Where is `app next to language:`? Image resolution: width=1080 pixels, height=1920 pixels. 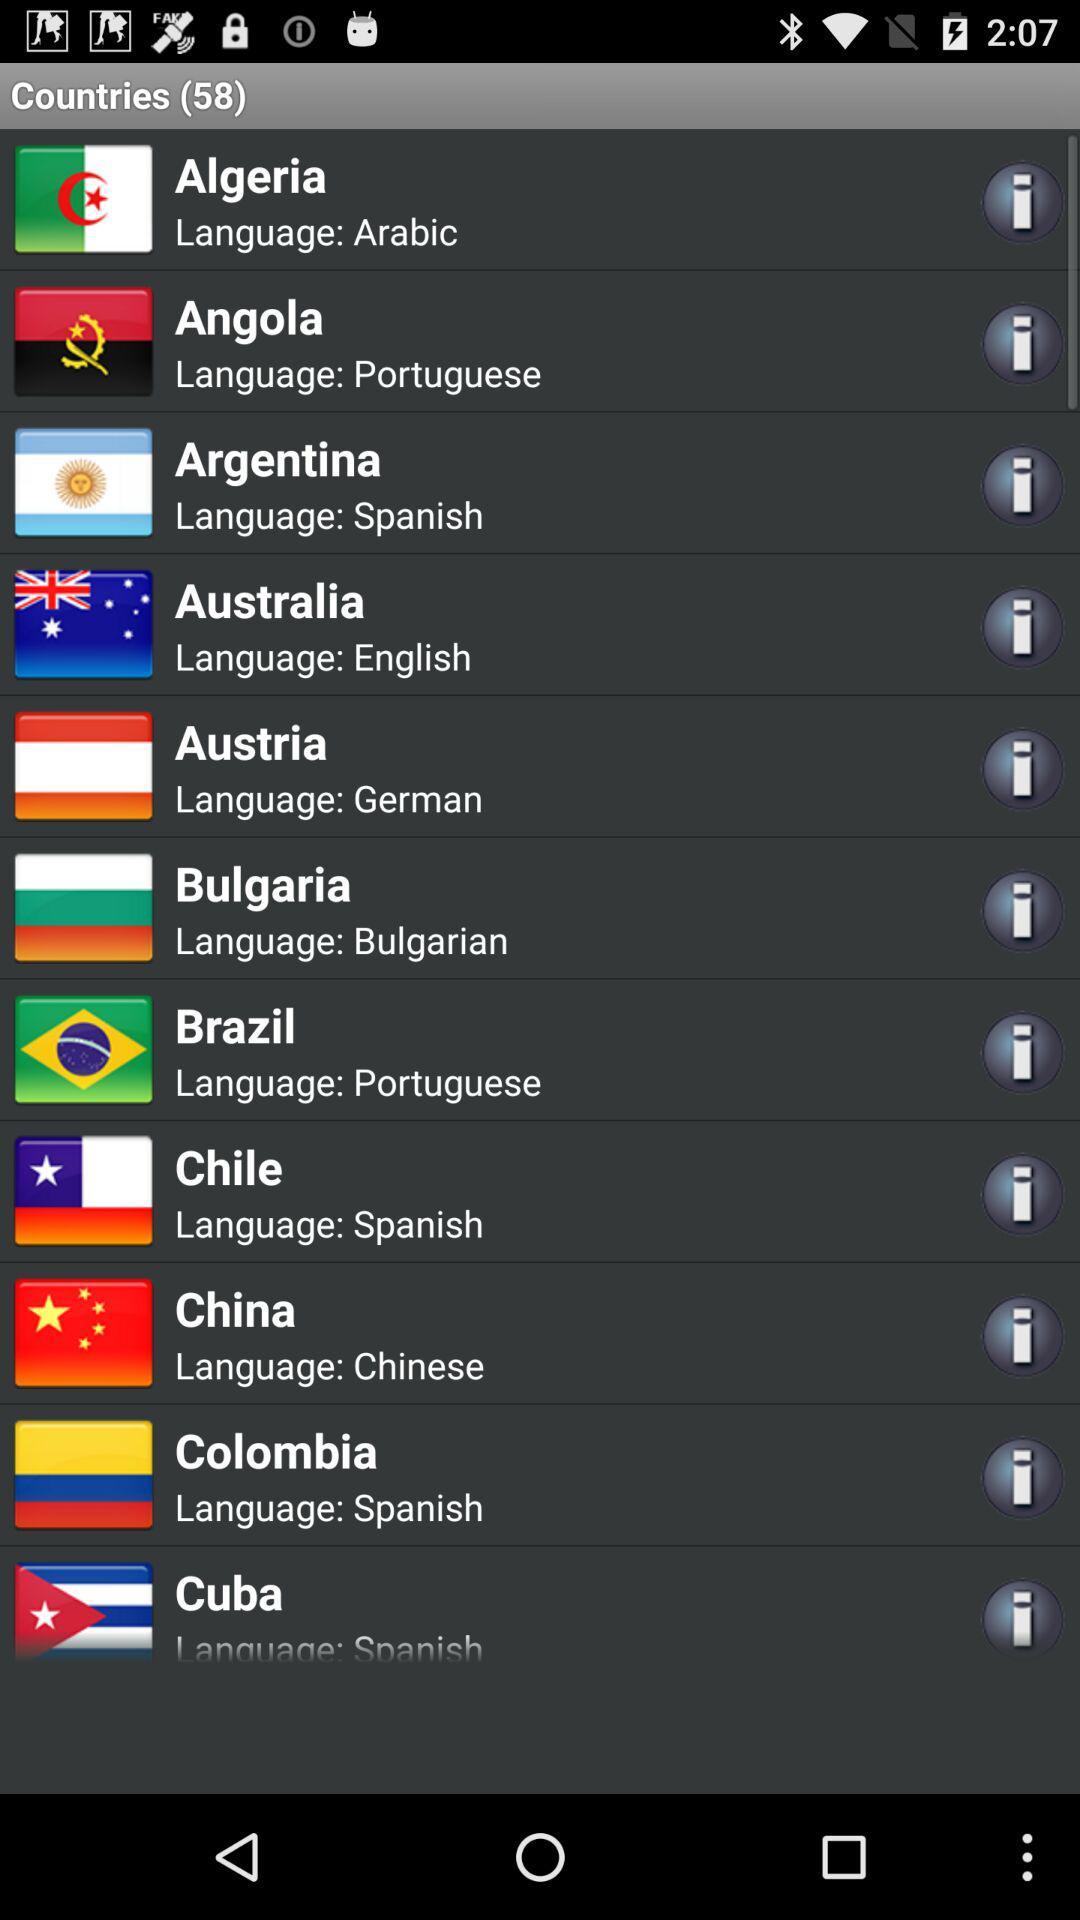 app next to language: is located at coordinates (411, 656).